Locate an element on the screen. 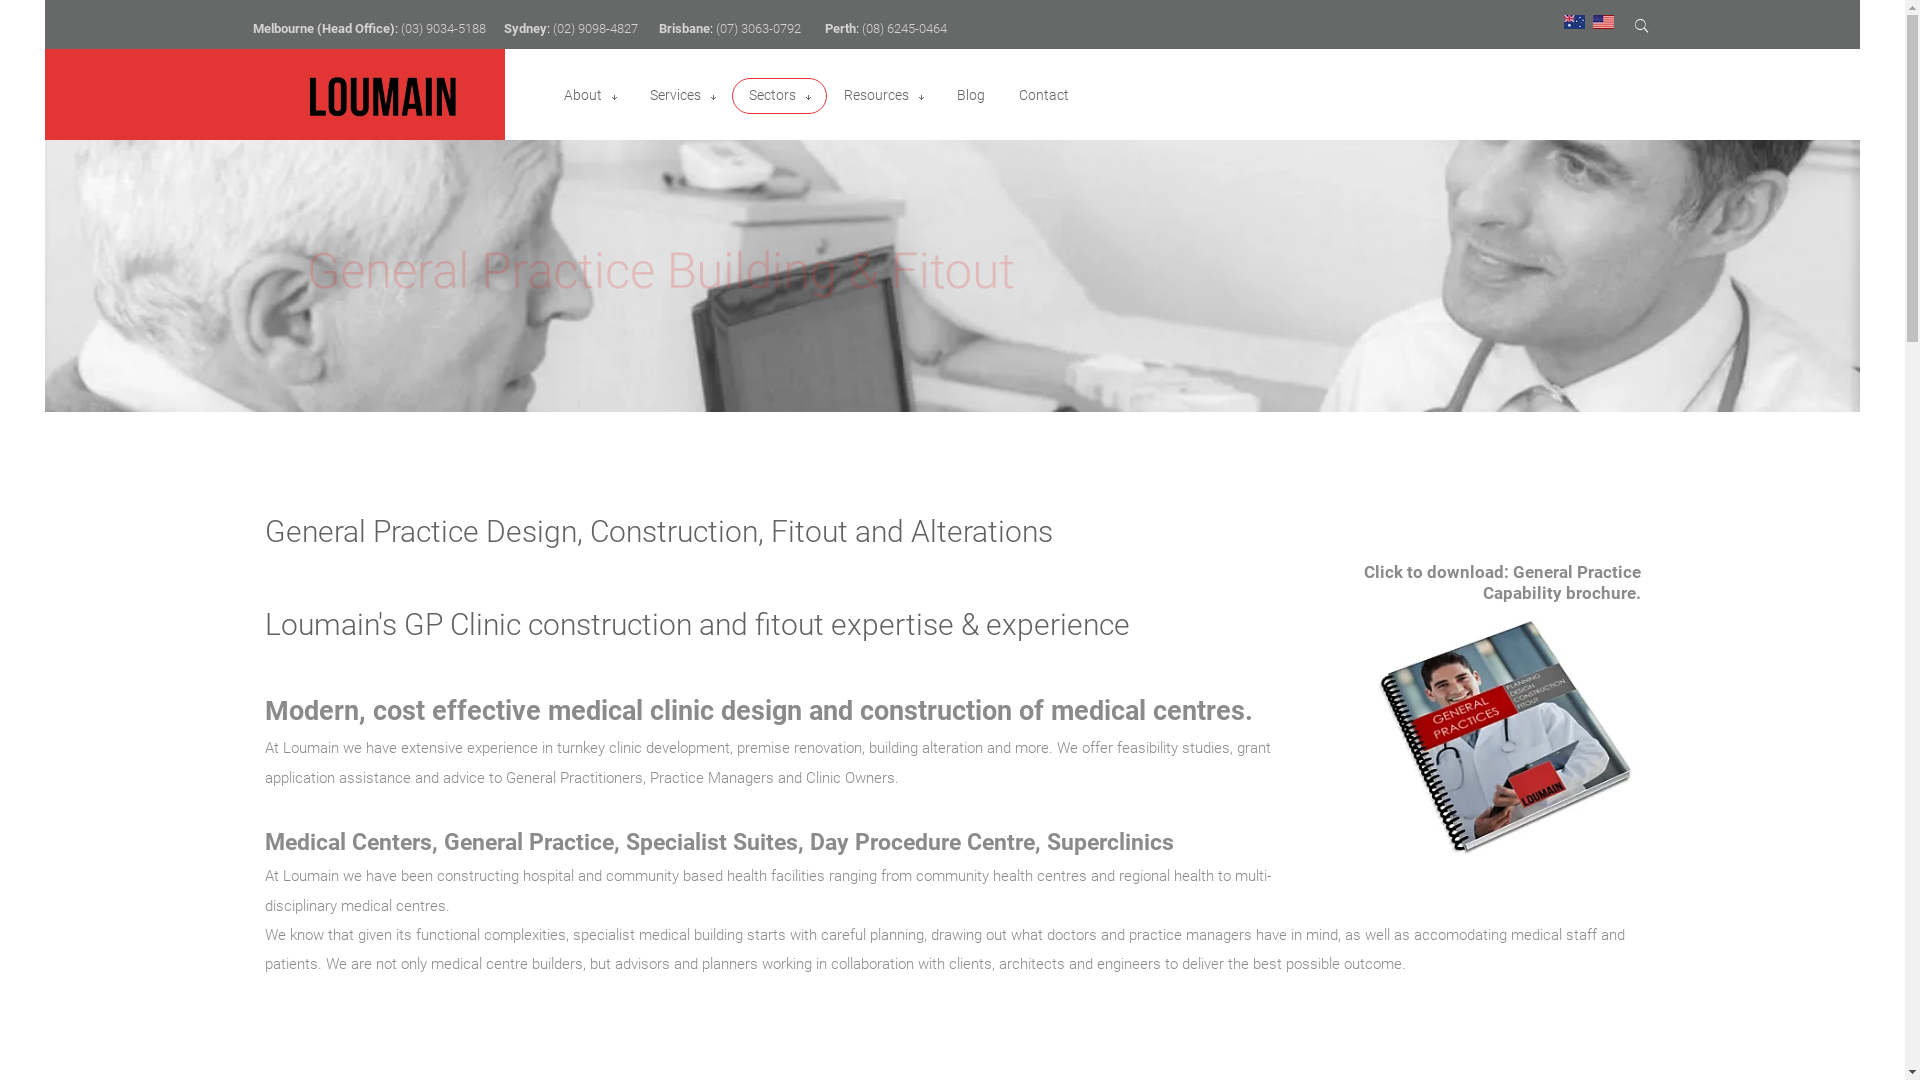 This screenshot has height=1080, width=1920. 'Sectors' is located at coordinates (770, 95).